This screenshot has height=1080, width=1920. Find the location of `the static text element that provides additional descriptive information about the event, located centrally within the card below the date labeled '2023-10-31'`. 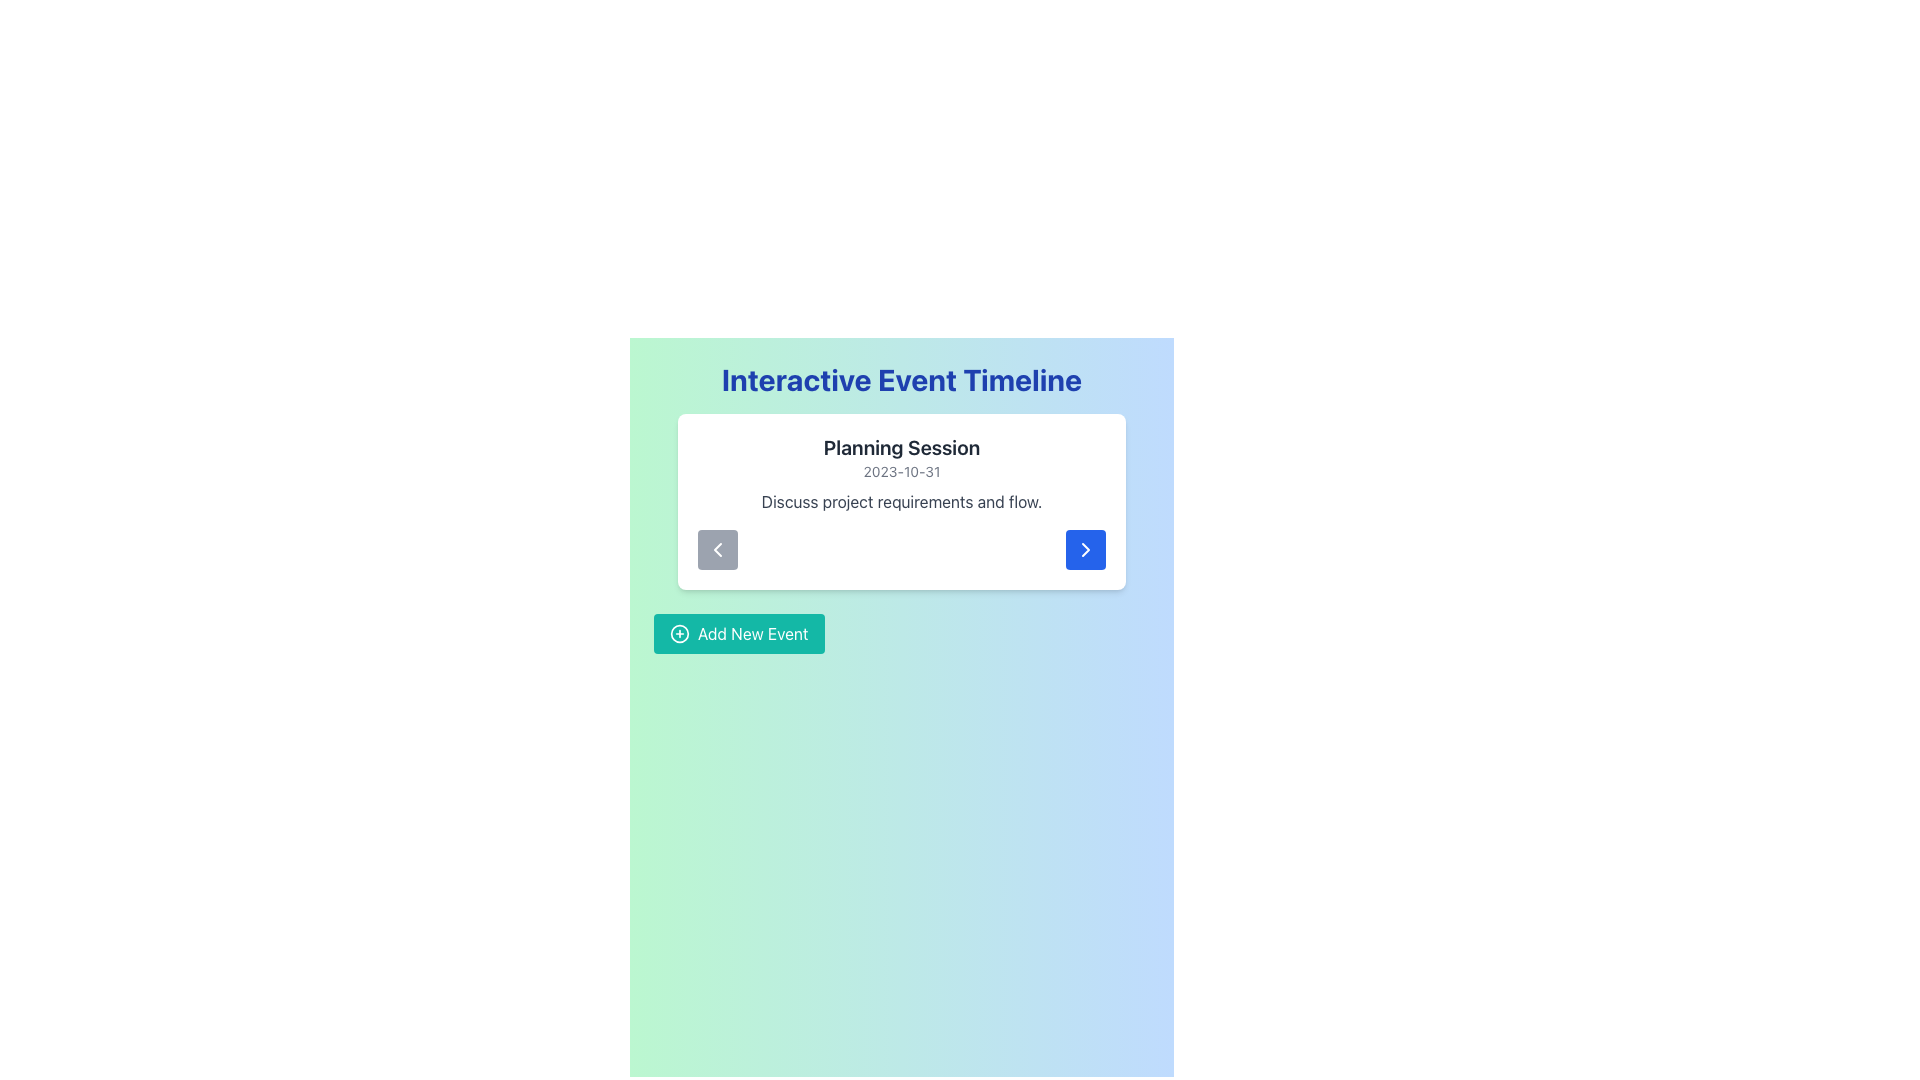

the static text element that provides additional descriptive information about the event, located centrally within the card below the date labeled '2023-10-31' is located at coordinates (901, 500).